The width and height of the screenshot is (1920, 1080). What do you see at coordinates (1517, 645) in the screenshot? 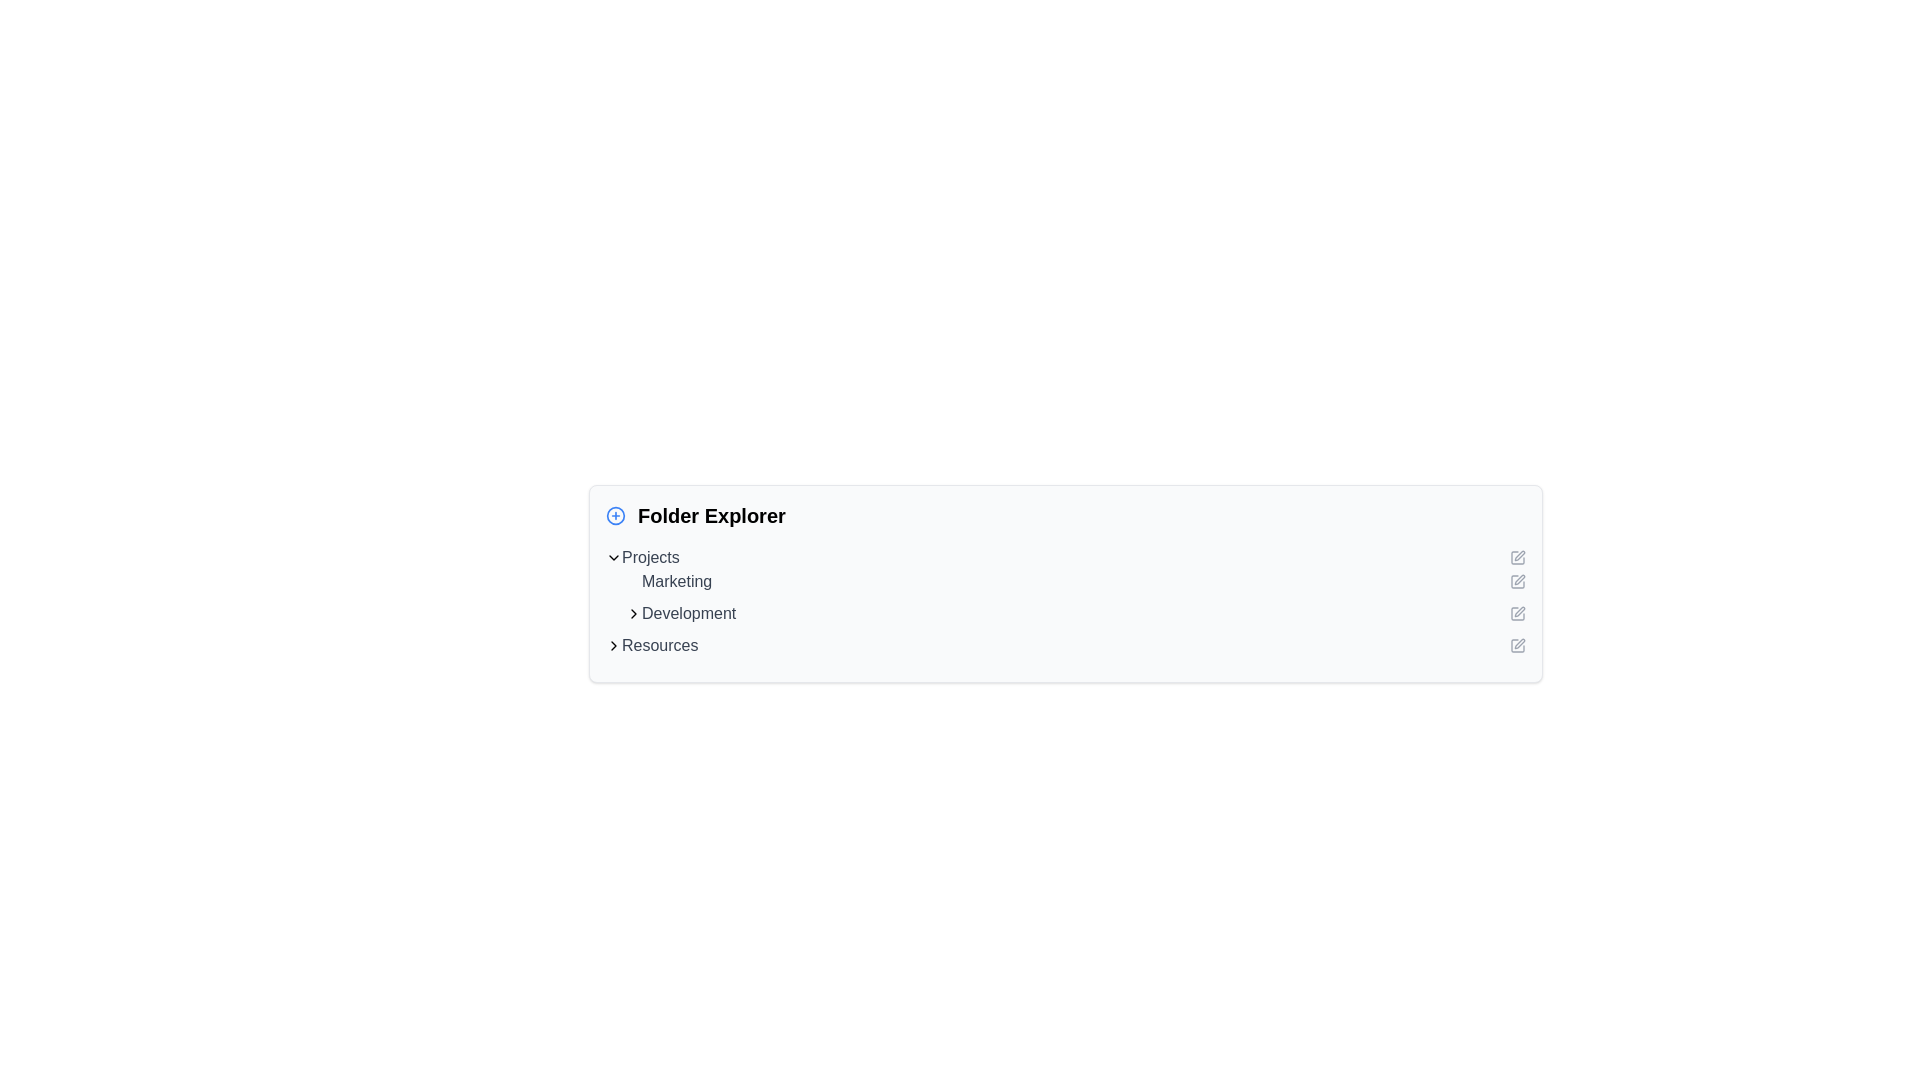
I see `the small square pen icon located on the far right of the interface, adjacent to the label 'Resources', to initiate an edit action` at bounding box center [1517, 645].